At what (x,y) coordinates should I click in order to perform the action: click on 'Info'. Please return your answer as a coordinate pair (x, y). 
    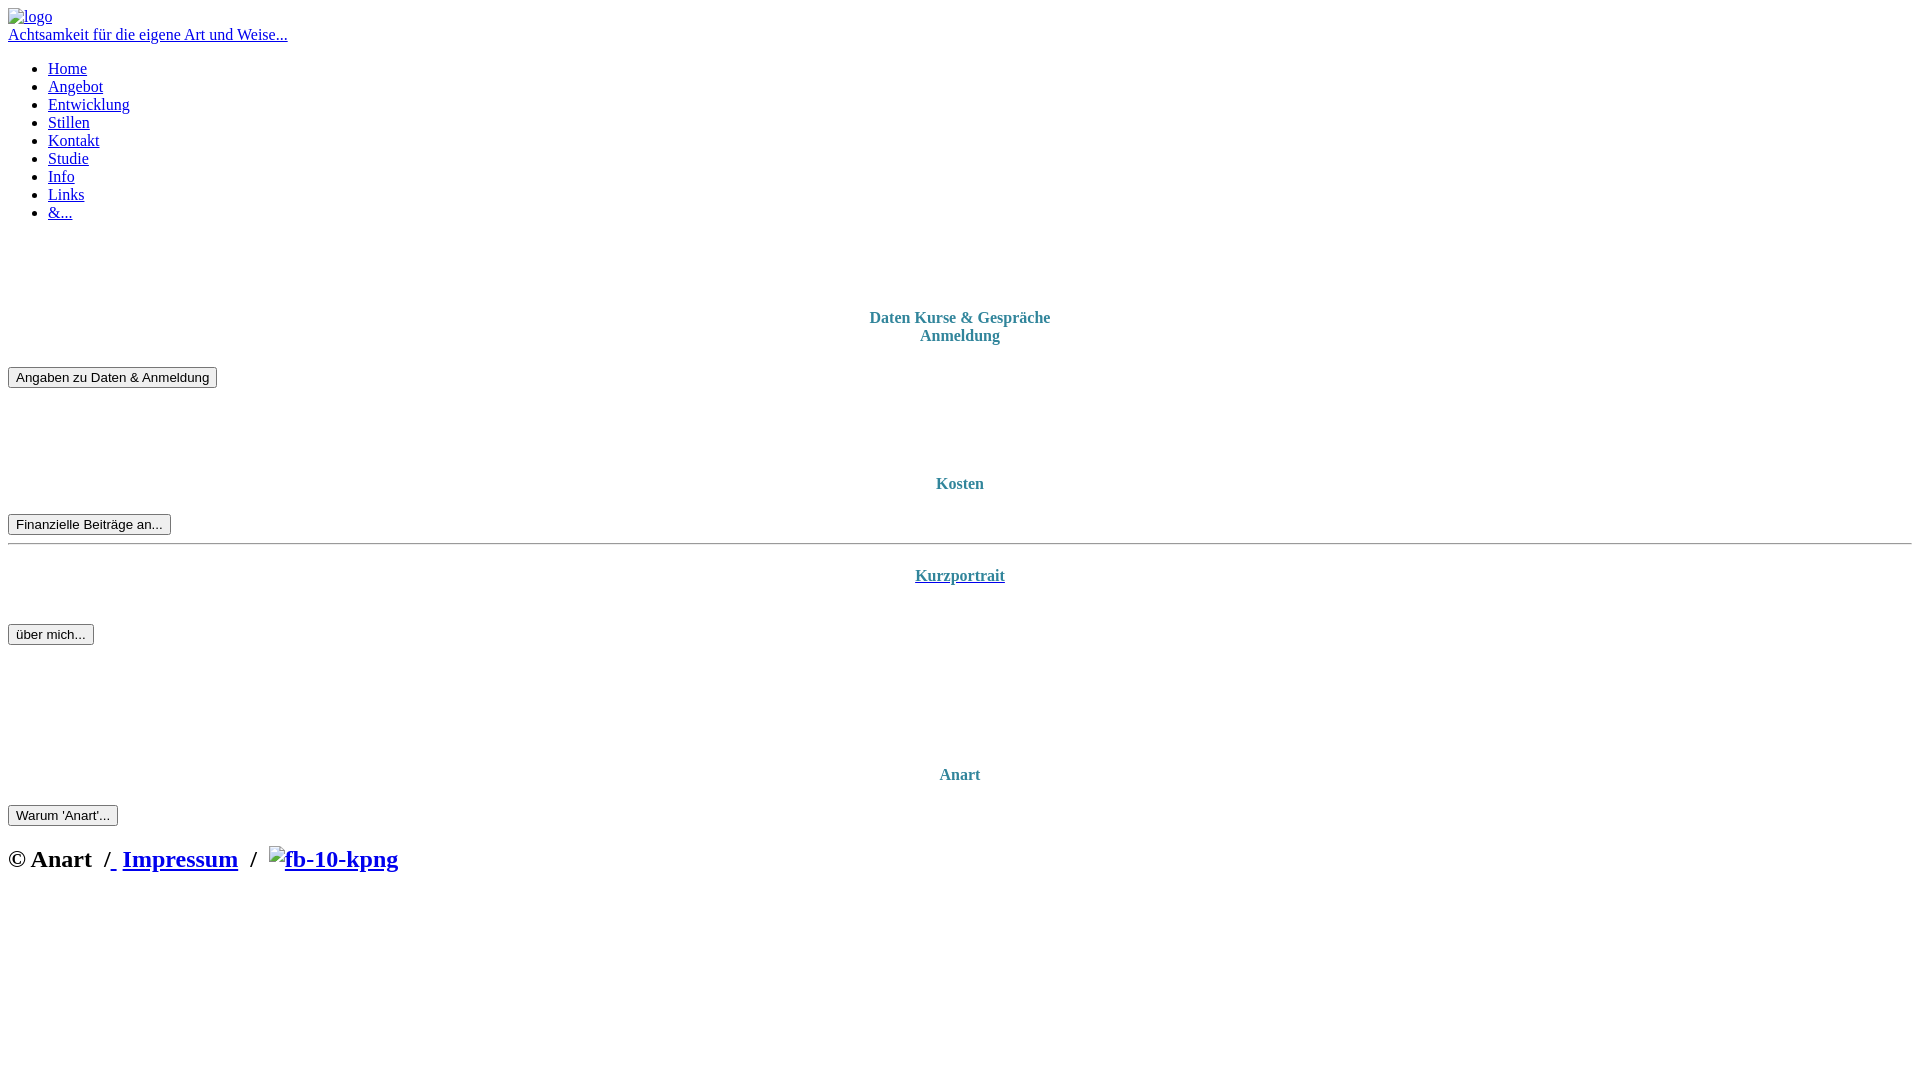
    Looking at the image, I should click on (61, 175).